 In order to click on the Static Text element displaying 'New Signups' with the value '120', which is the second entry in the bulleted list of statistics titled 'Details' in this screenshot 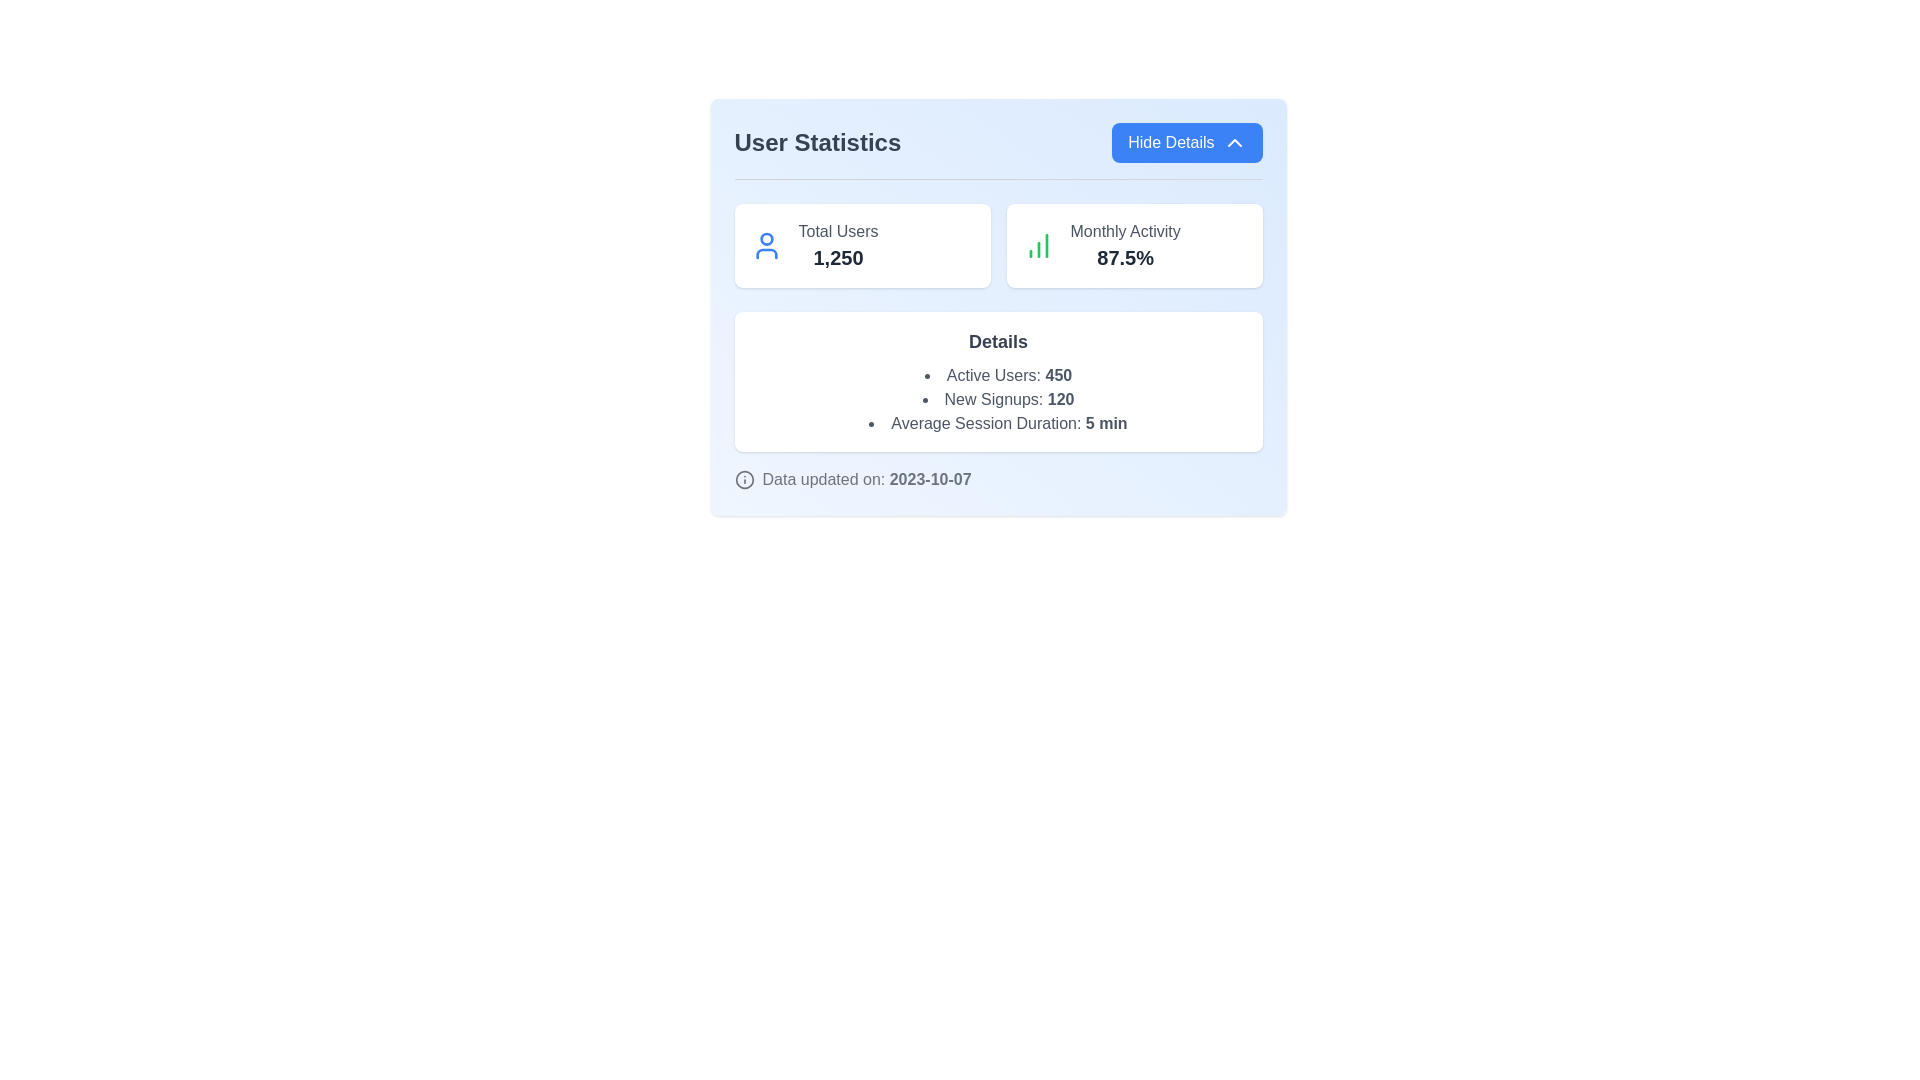, I will do `click(998, 400)`.